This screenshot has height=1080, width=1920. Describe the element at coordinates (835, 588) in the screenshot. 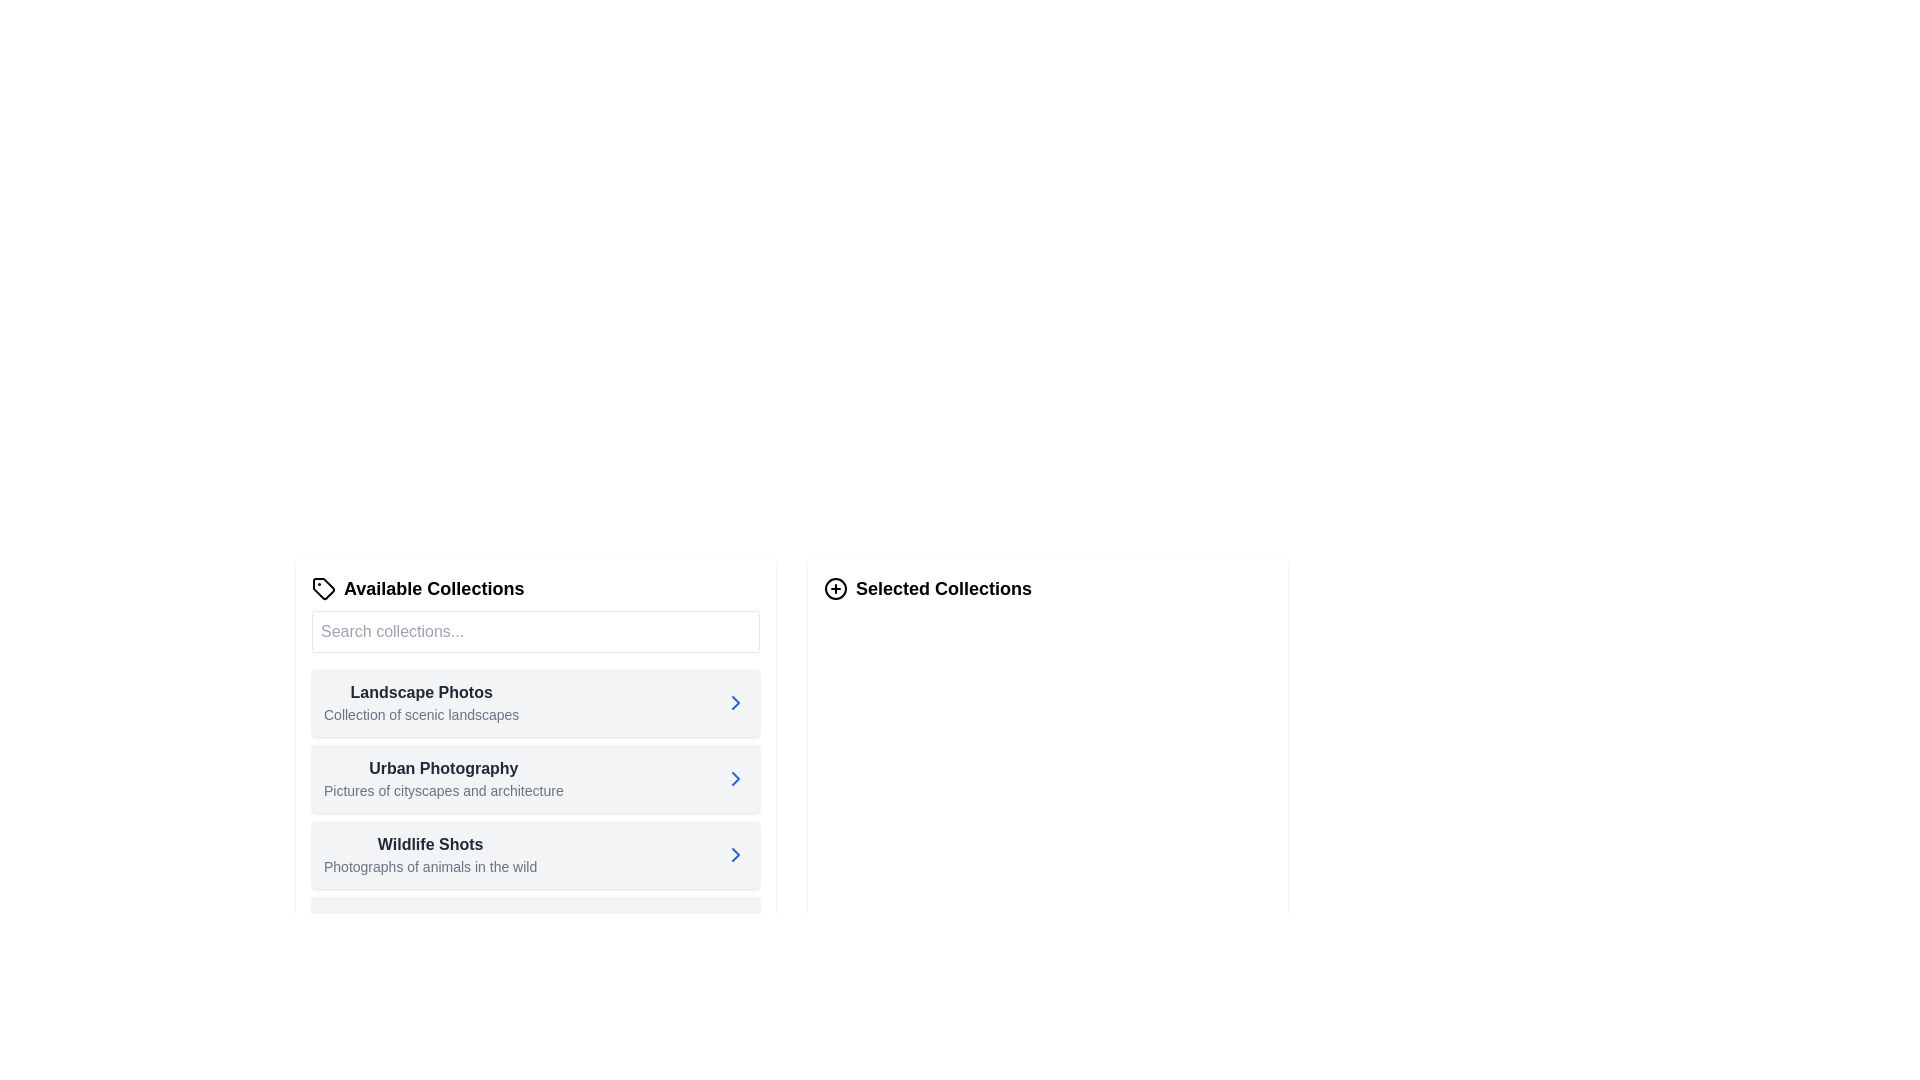

I see `the circular icon with a plus sign, located to the left of the text 'Selected Collections'` at that location.